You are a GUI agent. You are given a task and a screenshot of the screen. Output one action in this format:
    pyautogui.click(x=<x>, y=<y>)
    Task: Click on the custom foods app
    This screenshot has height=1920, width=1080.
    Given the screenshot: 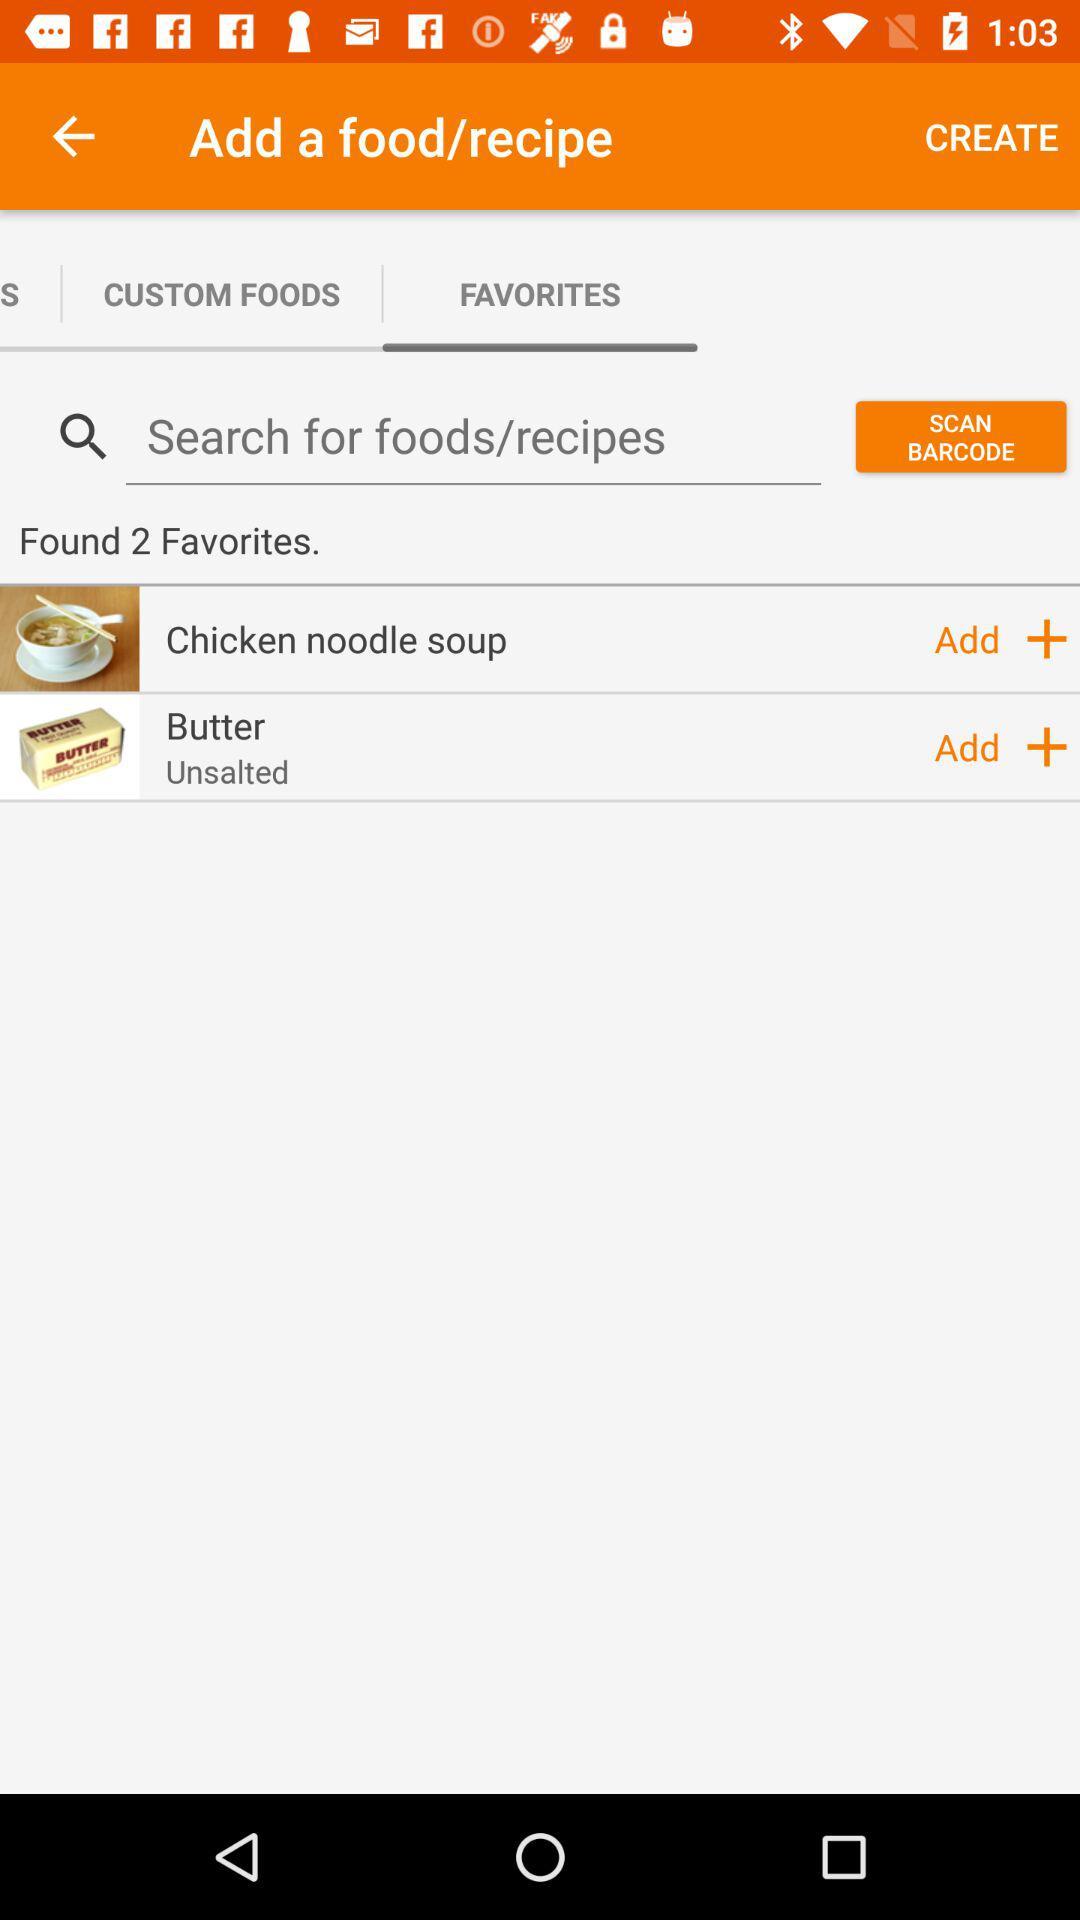 What is the action you would take?
    pyautogui.click(x=222, y=292)
    